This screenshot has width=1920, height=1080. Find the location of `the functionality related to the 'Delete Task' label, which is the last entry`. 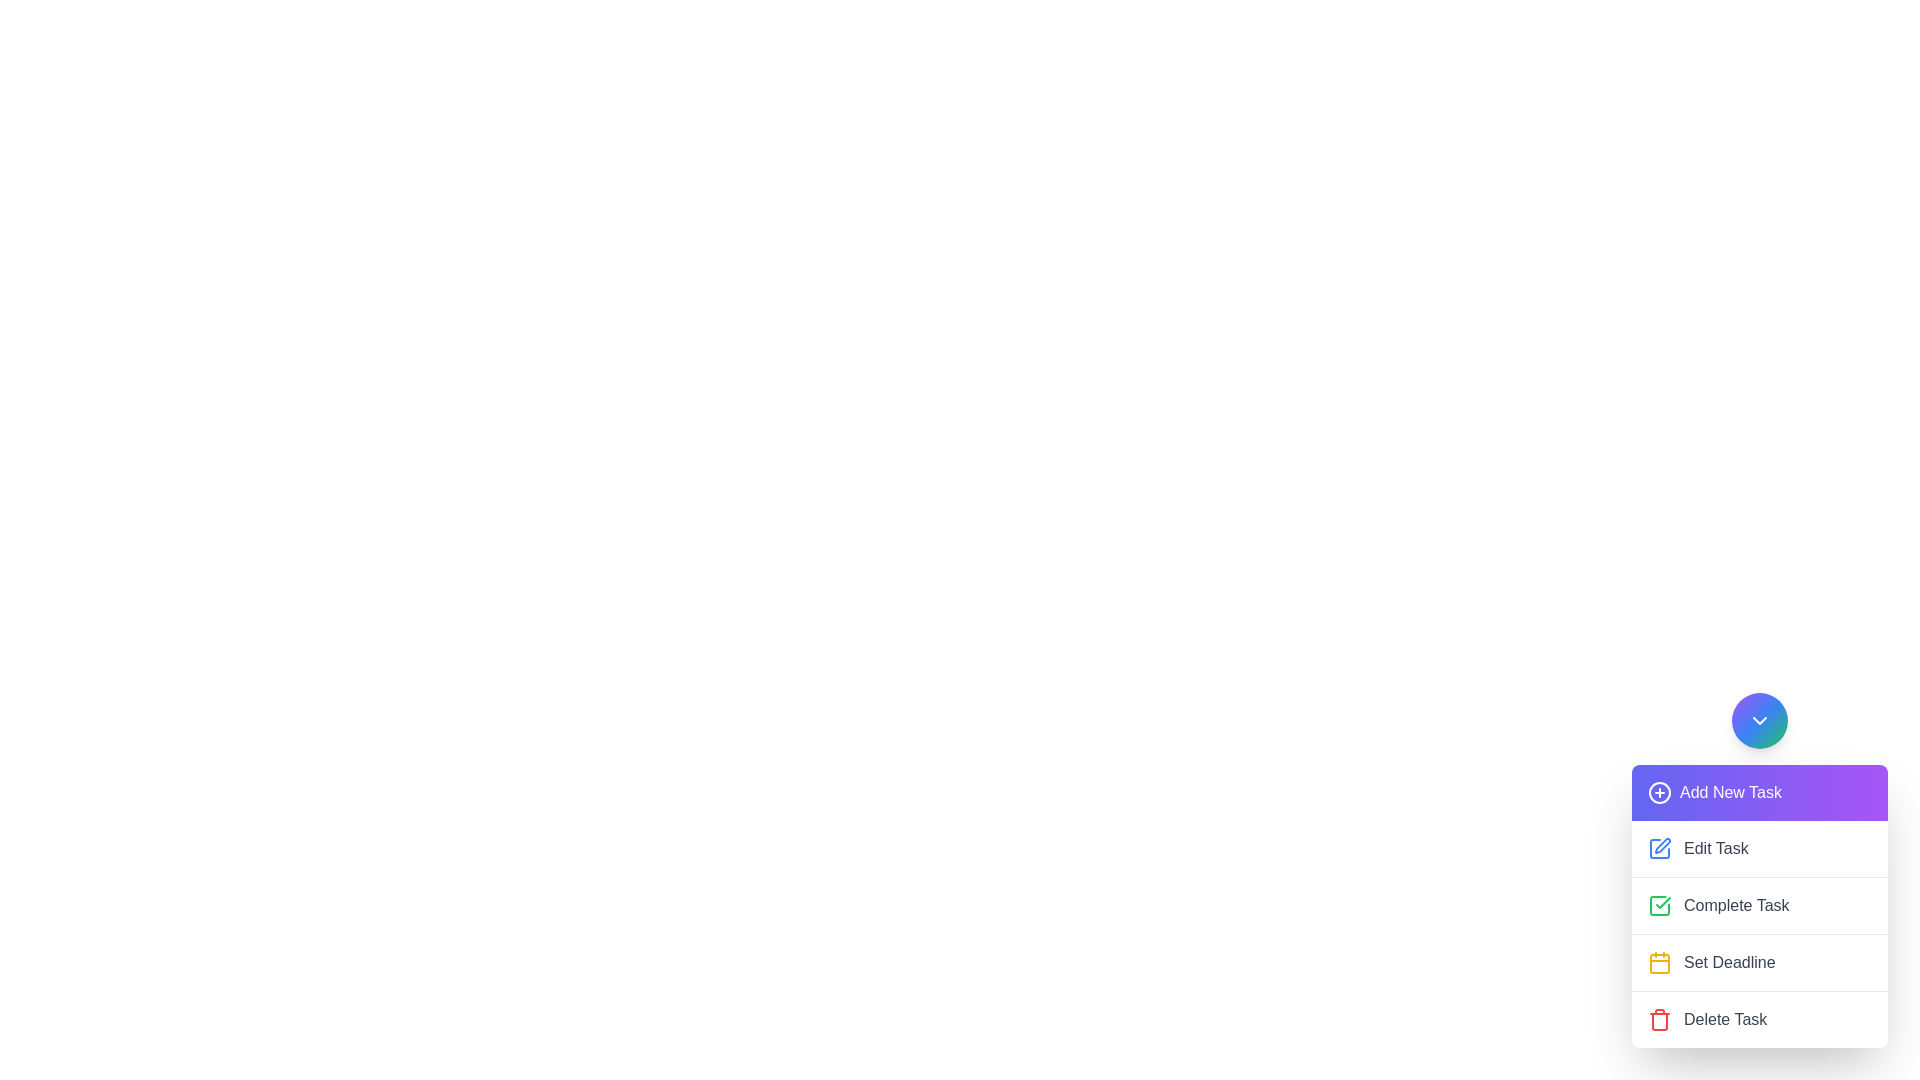

the functionality related to the 'Delete Task' label, which is the last entry is located at coordinates (1724, 1019).